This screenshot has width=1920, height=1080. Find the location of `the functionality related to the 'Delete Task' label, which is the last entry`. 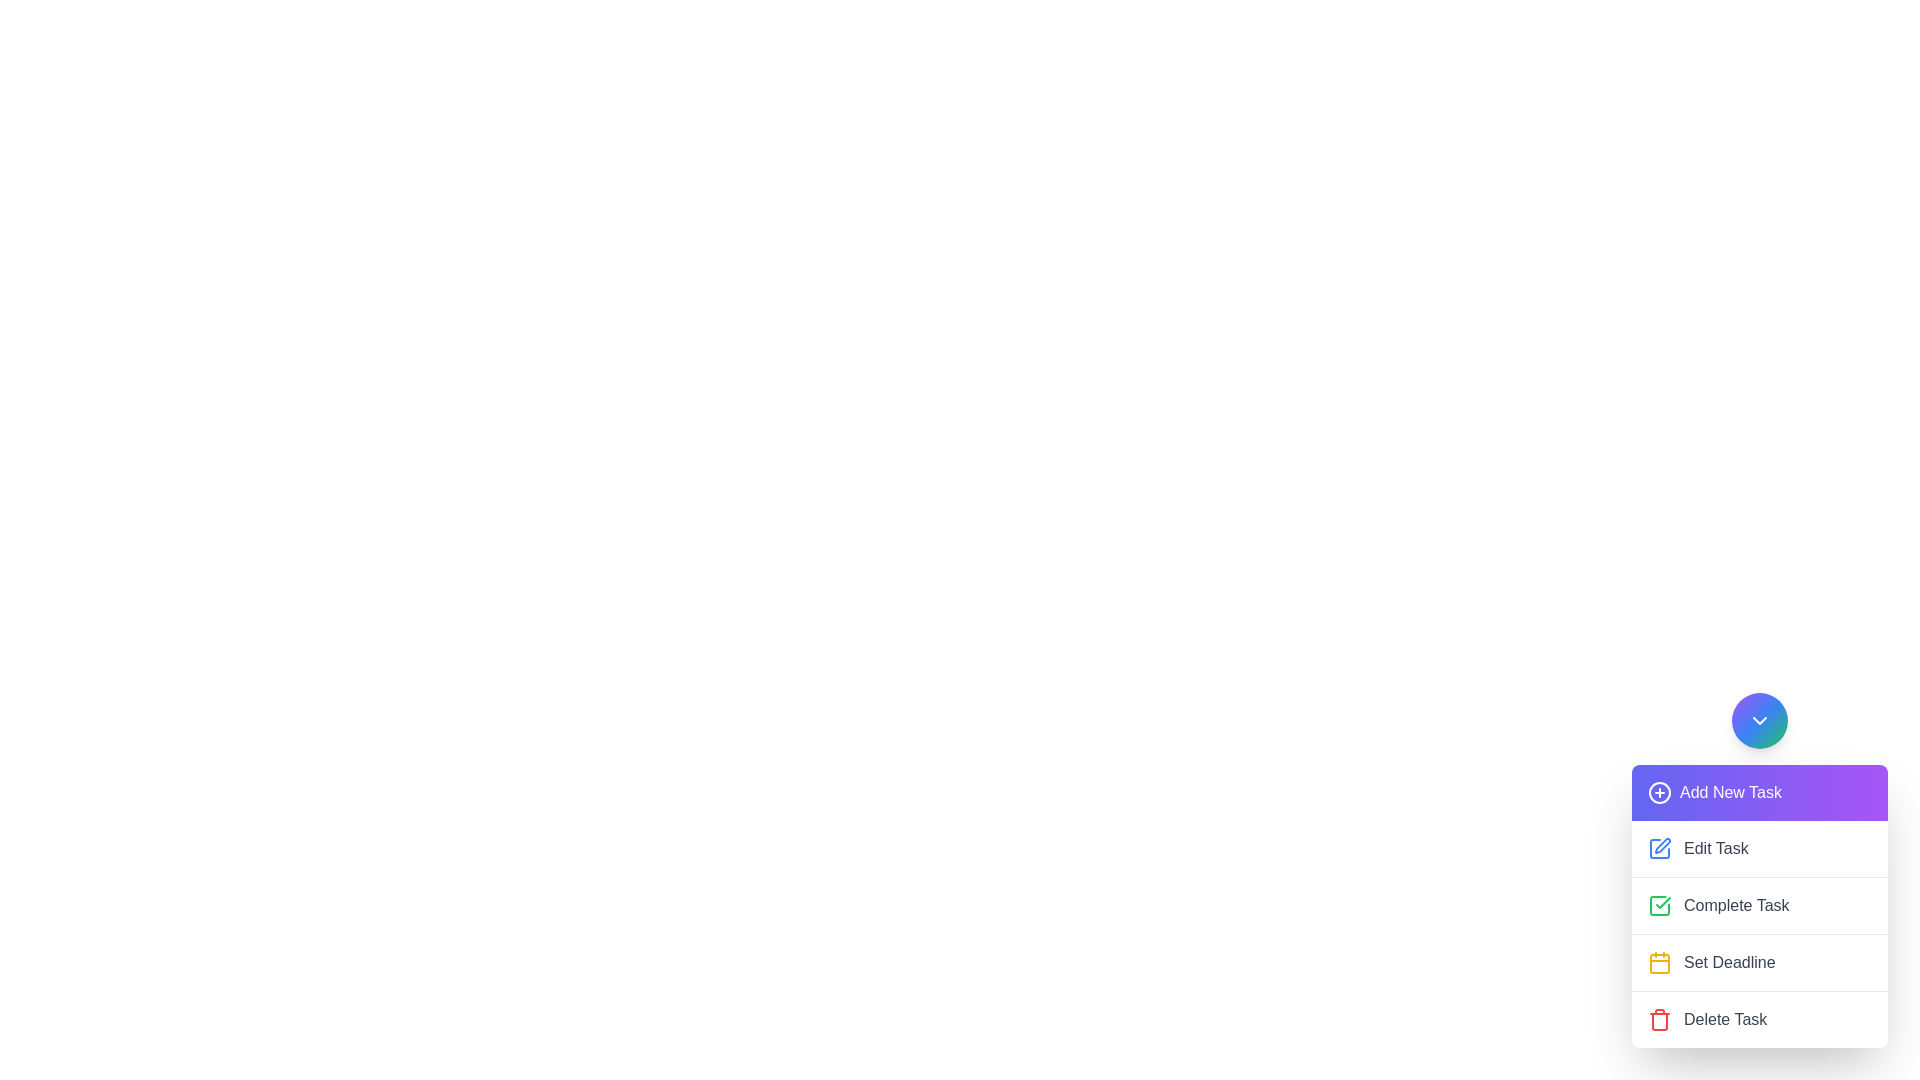

the functionality related to the 'Delete Task' label, which is the last entry is located at coordinates (1724, 1019).